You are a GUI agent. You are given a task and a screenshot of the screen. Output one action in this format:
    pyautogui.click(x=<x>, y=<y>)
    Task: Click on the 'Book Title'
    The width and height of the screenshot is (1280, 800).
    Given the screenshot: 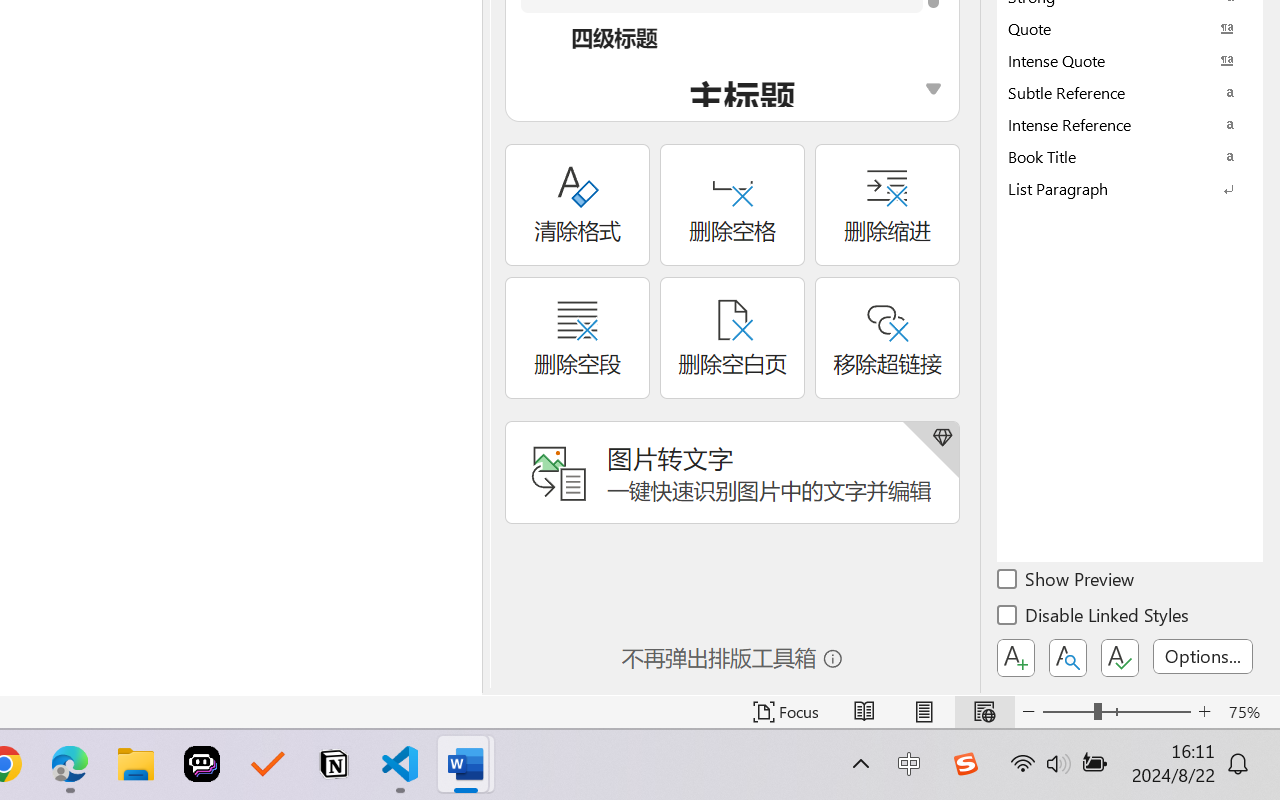 What is the action you would take?
    pyautogui.click(x=1130, y=156)
    